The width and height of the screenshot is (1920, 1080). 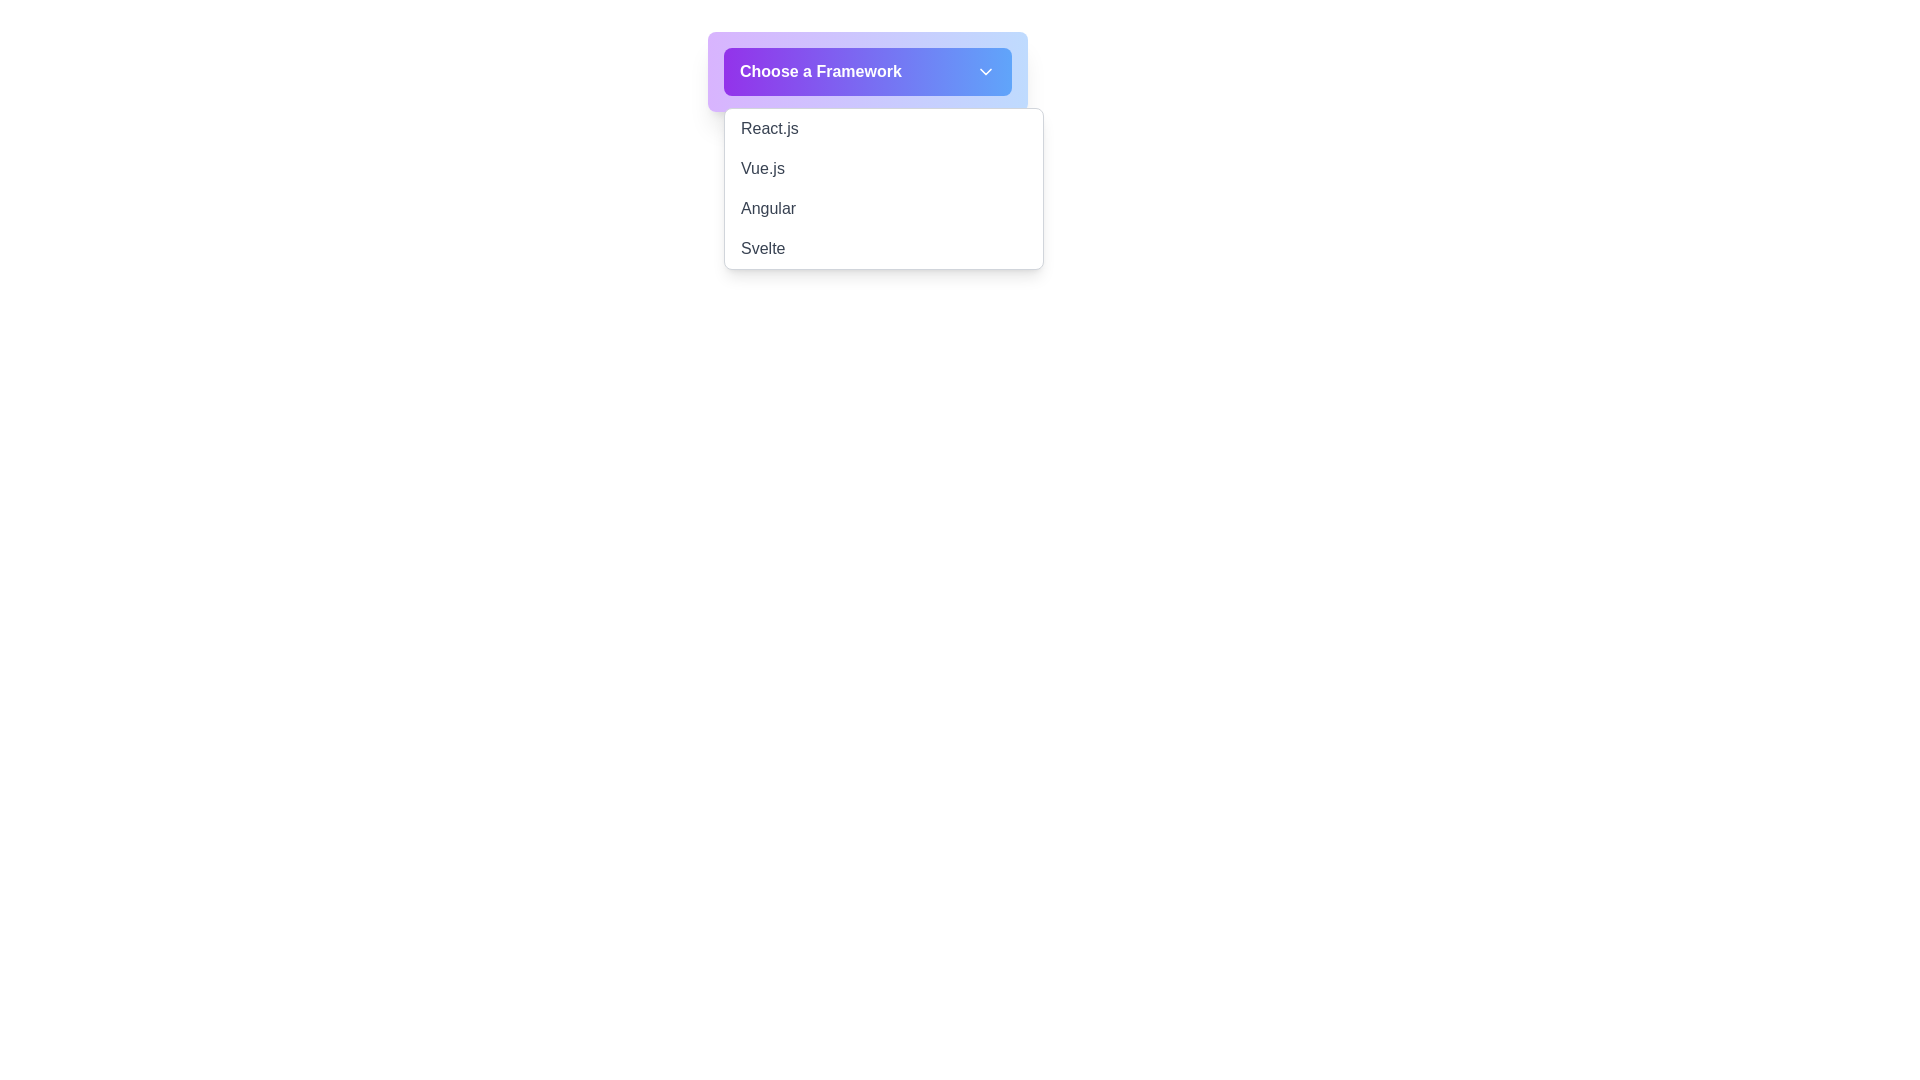 I want to click on the second item in the dropdown list, so click(x=882, y=168).